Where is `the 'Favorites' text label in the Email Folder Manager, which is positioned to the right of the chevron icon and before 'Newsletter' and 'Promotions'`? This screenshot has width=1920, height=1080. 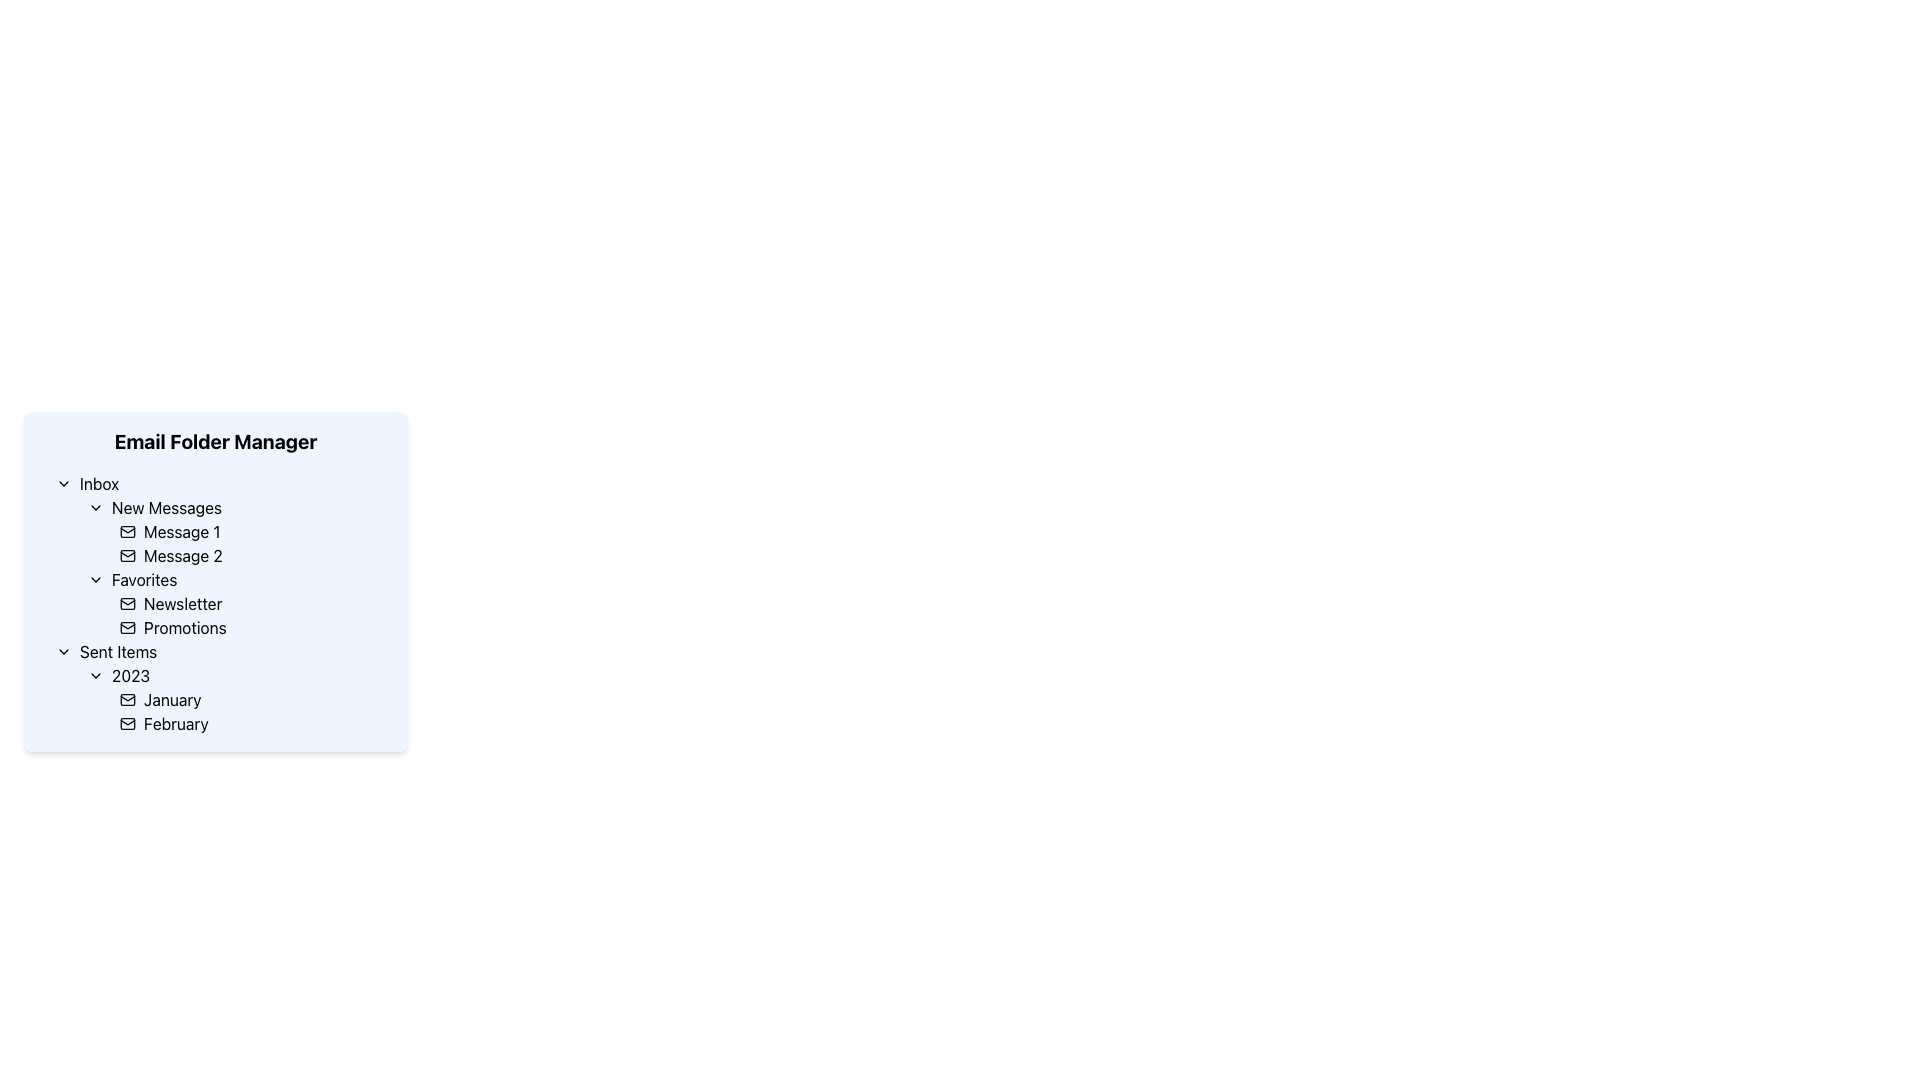 the 'Favorites' text label in the Email Folder Manager, which is positioned to the right of the chevron icon and before 'Newsletter' and 'Promotions' is located at coordinates (143, 579).